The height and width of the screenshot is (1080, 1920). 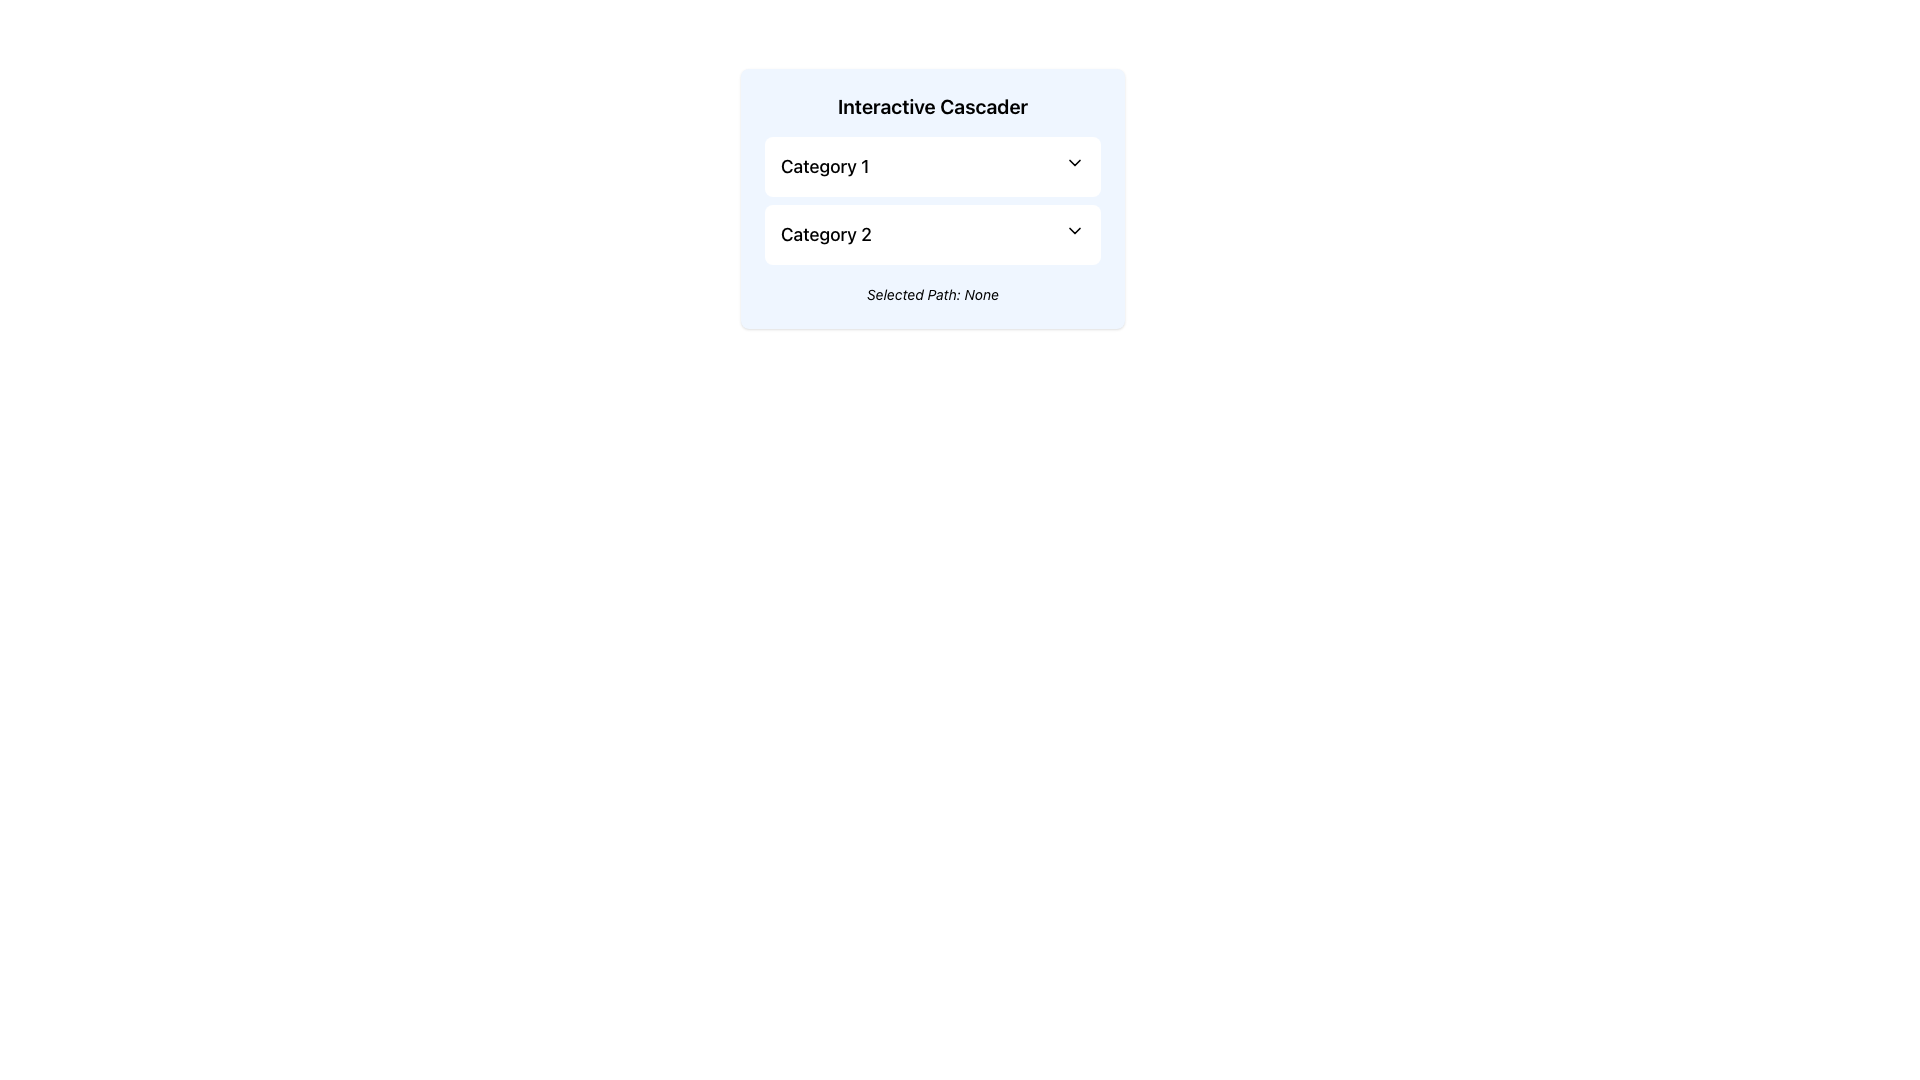 What do you see at coordinates (931, 234) in the screenshot?
I see `the Clickable List Item representing 'Category 2' in the dropdown menu` at bounding box center [931, 234].